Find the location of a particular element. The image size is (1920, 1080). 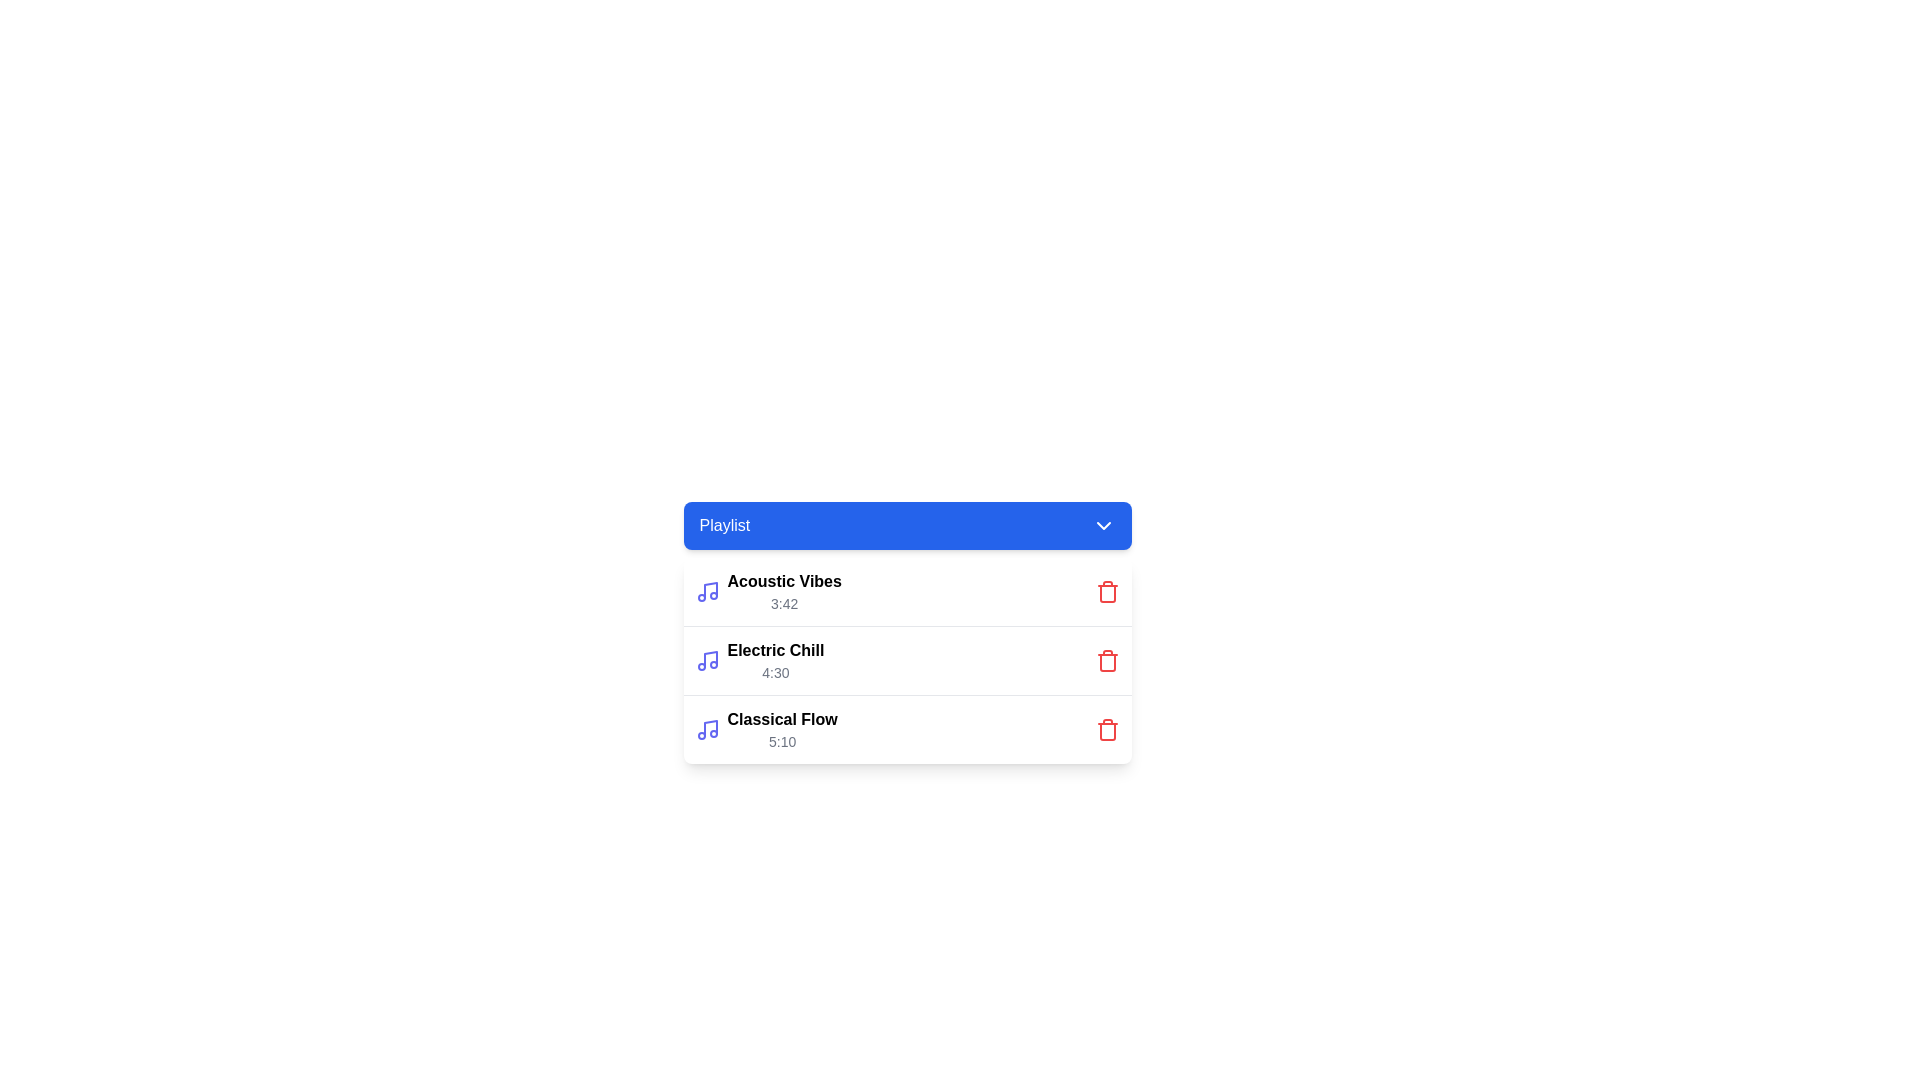

the text of the third song in the playlist, which is labeled as its title, for copying is located at coordinates (781, 720).